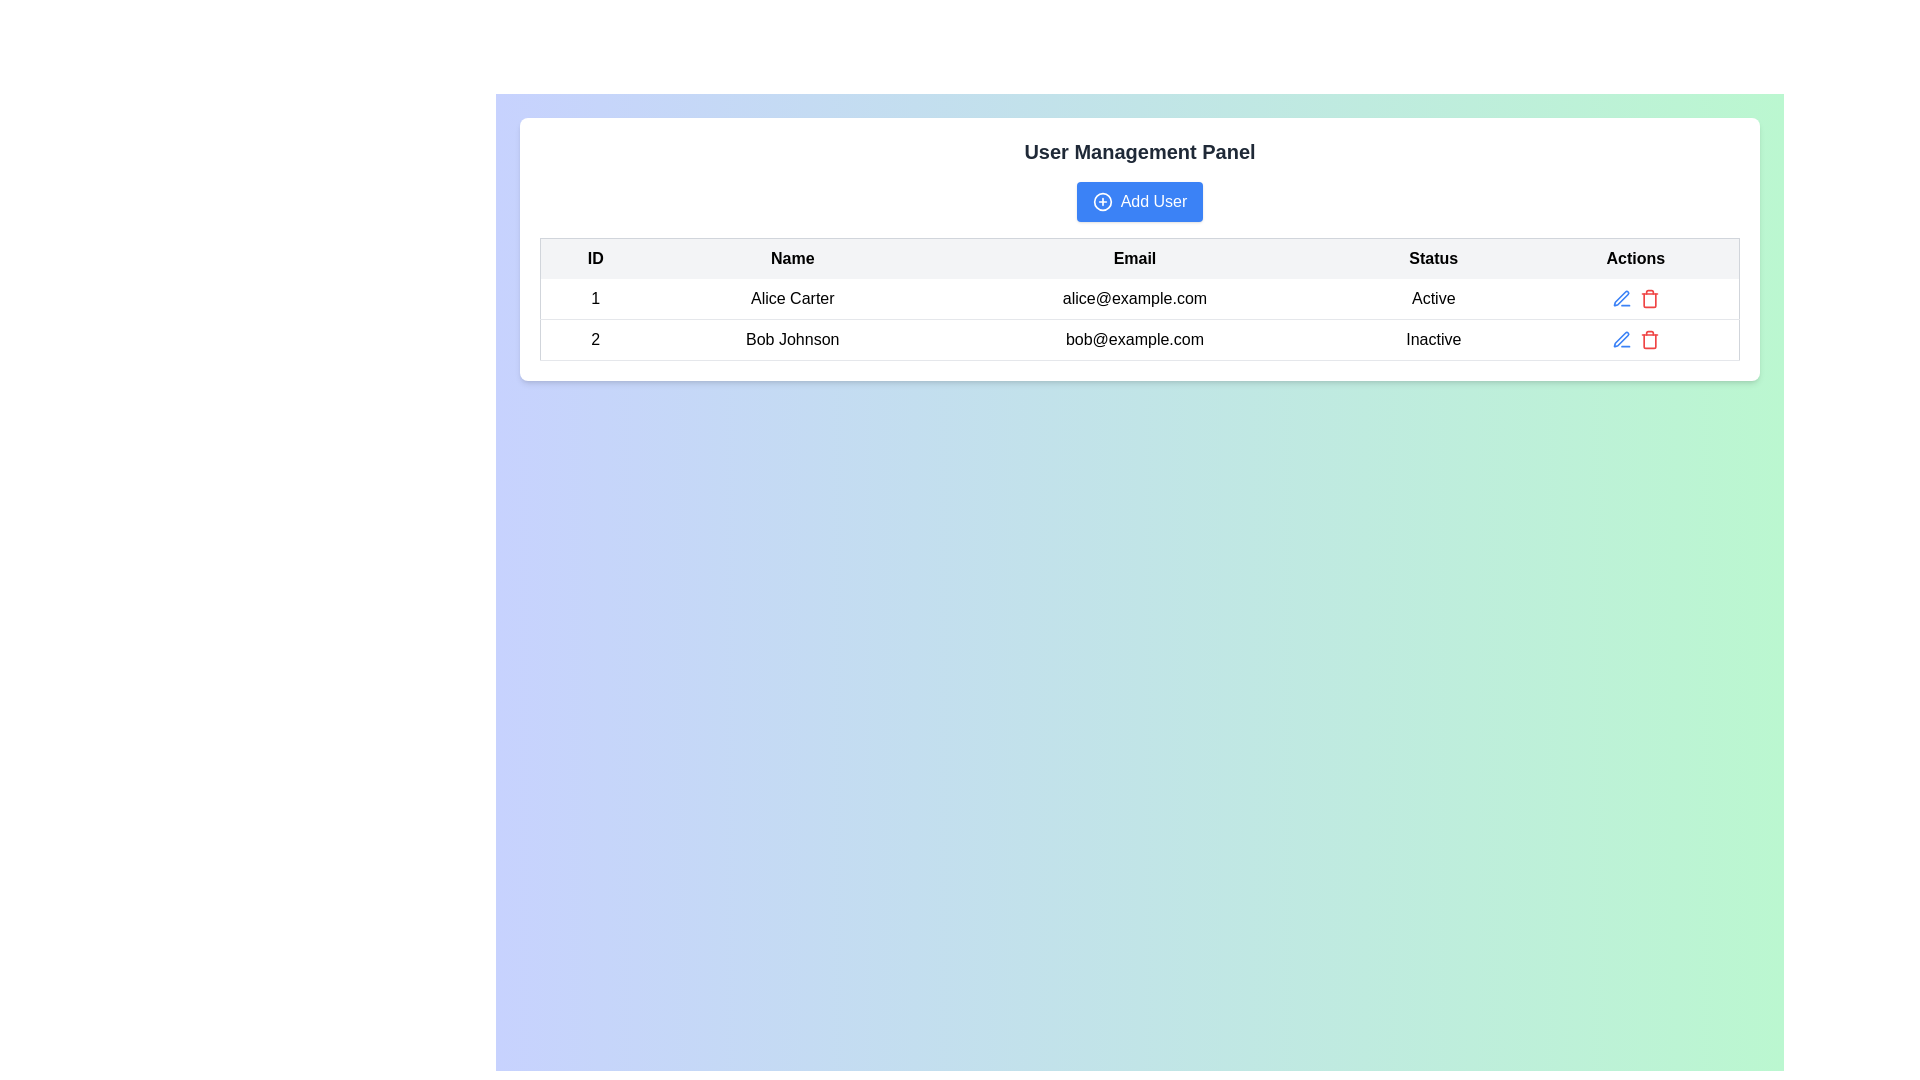 The height and width of the screenshot is (1080, 1920). Describe the element at coordinates (1134, 299) in the screenshot. I see `the text display element showing 'alice@example.com' in the 'Email' column for user 'Alice Carter', status 'Active'` at that location.